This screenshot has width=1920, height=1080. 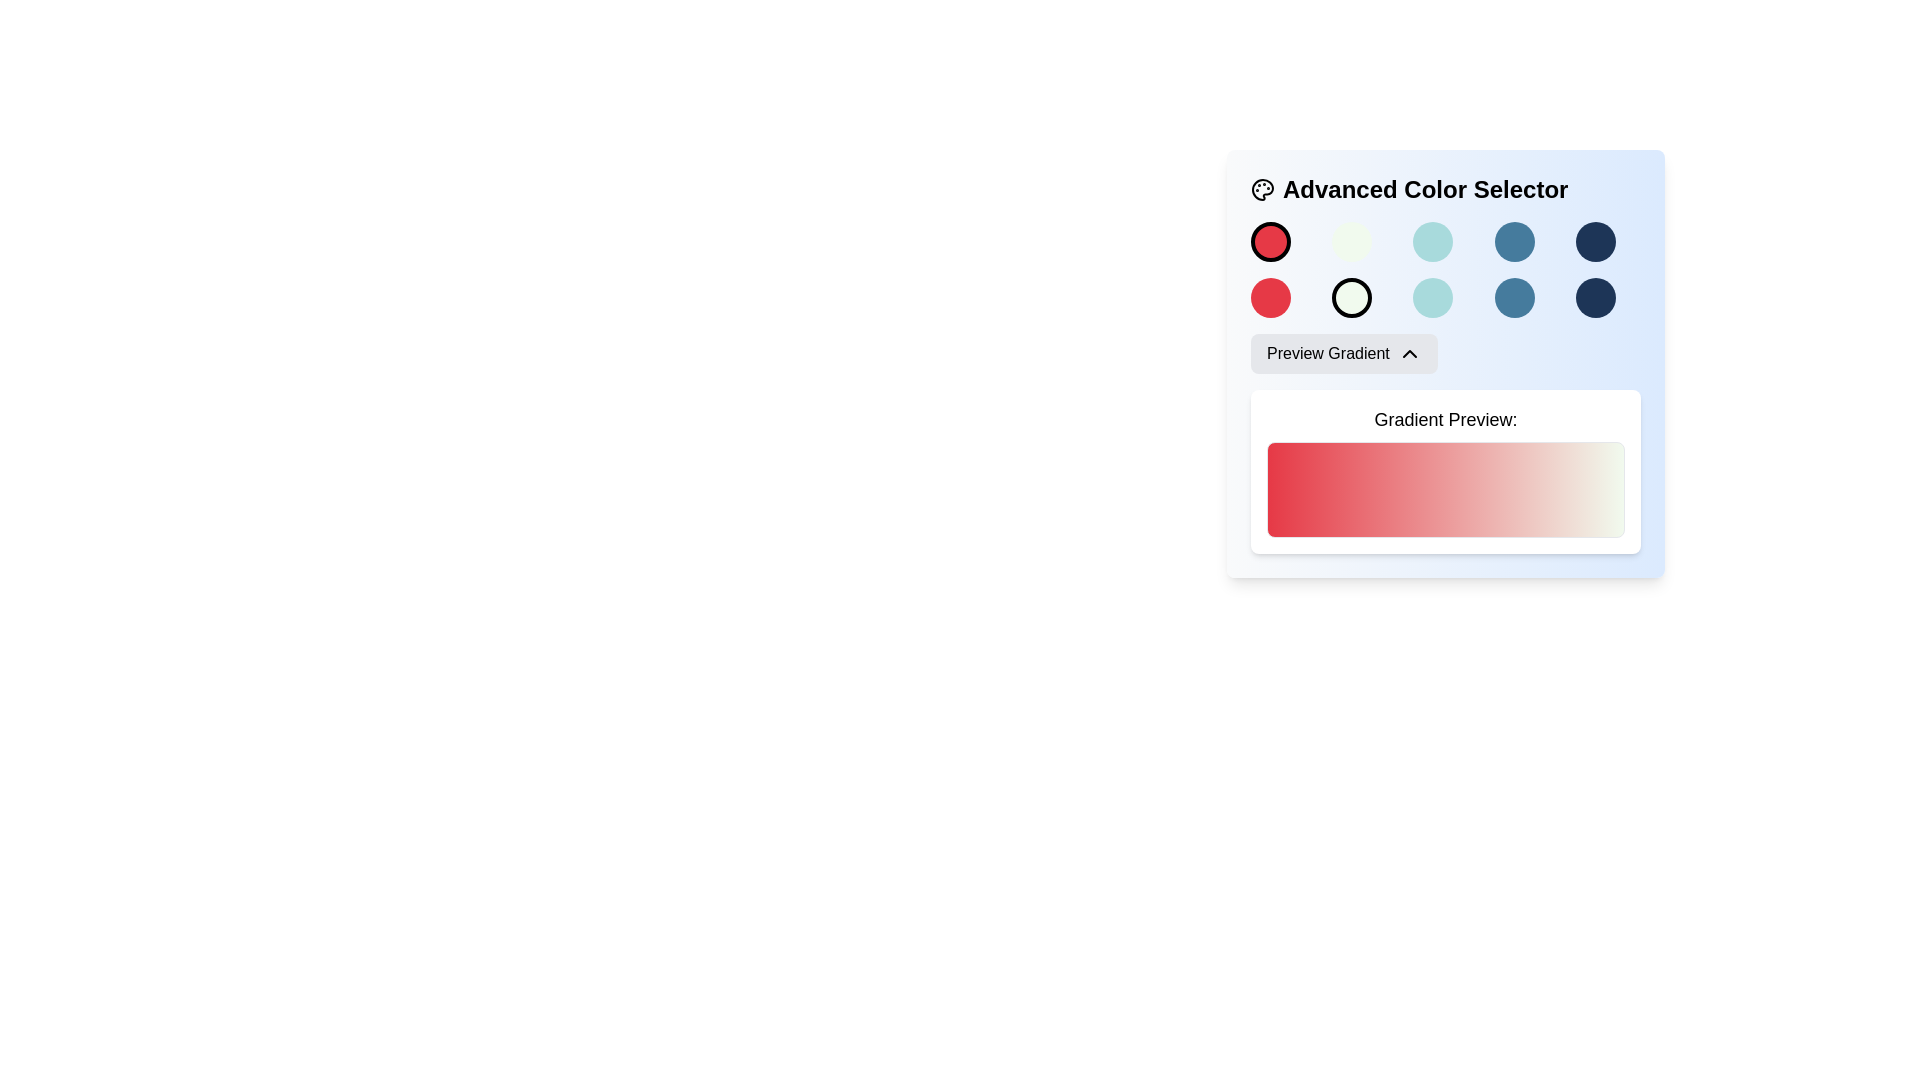 What do you see at coordinates (1445, 419) in the screenshot?
I see `the descriptive heading text label for the gradient preview section, which is centrally positioned towards the right side of the interface, located above the gradient preview area` at bounding box center [1445, 419].